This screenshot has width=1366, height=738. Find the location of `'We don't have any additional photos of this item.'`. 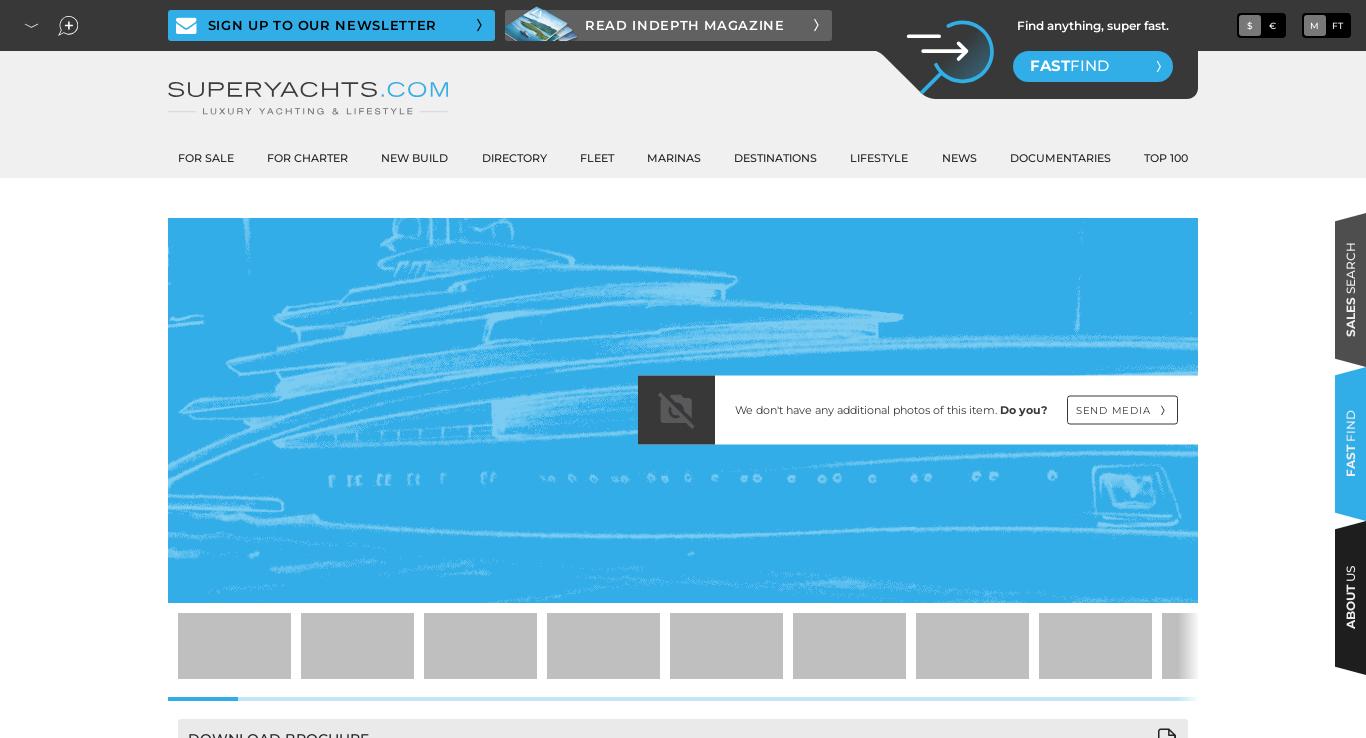

'We don't have any additional photos of this item.' is located at coordinates (865, 408).